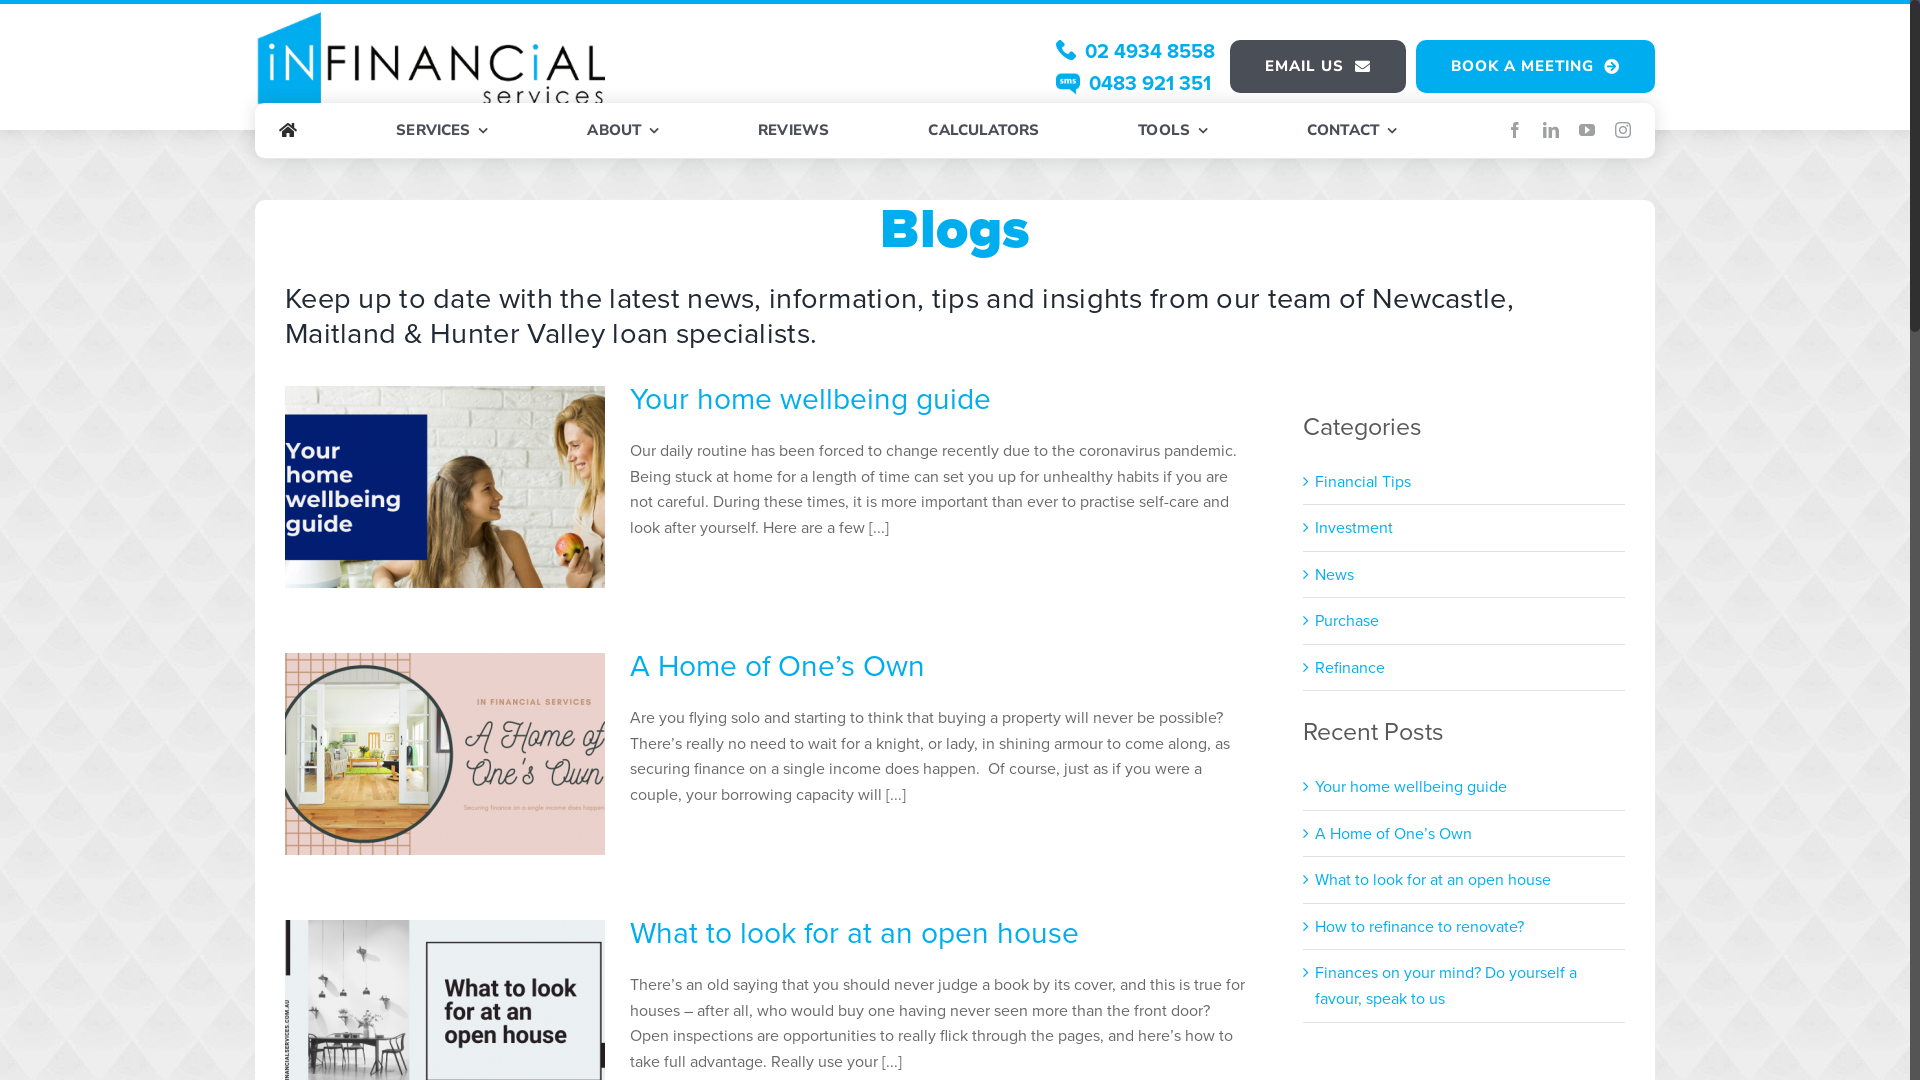 The image size is (1920, 1080). What do you see at coordinates (854, 933) in the screenshot?
I see `'What to look for at an open house'` at bounding box center [854, 933].